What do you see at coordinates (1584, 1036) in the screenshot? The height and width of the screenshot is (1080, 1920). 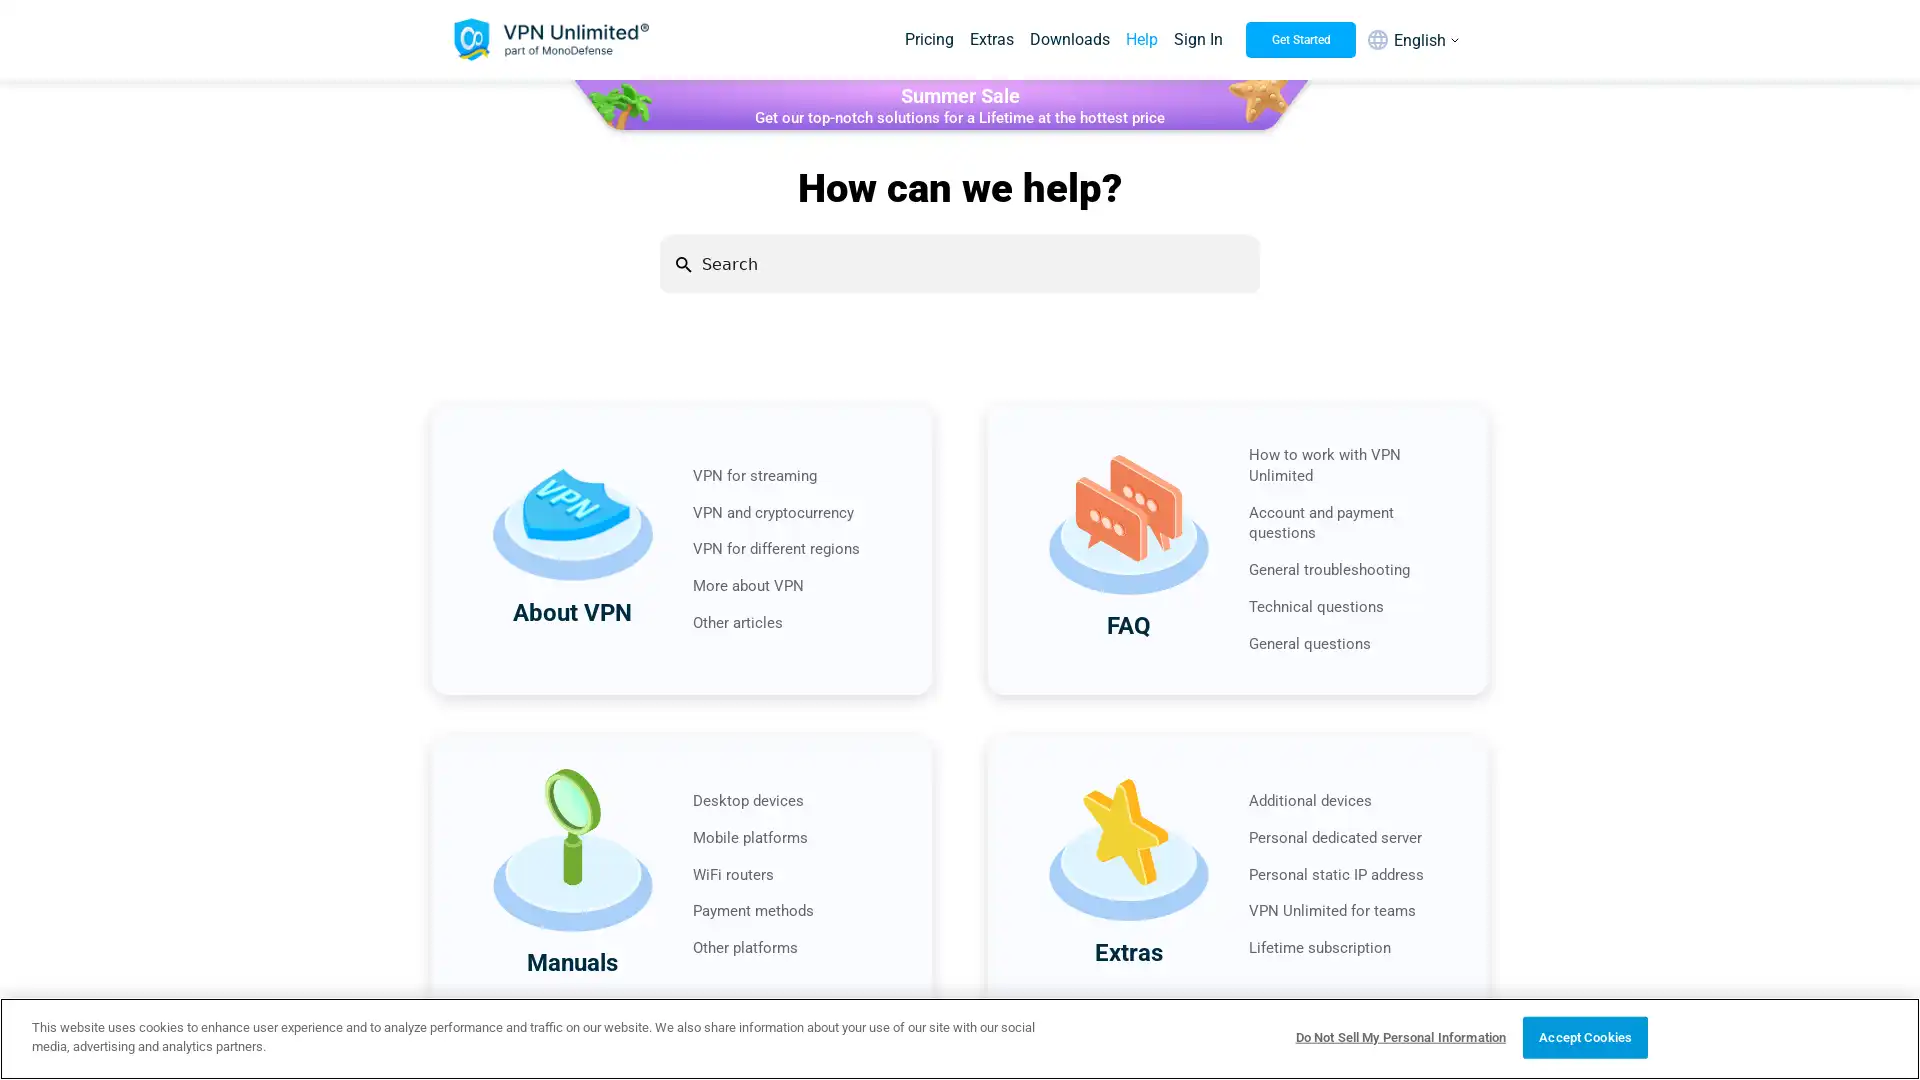 I see `Accept Cookies` at bounding box center [1584, 1036].